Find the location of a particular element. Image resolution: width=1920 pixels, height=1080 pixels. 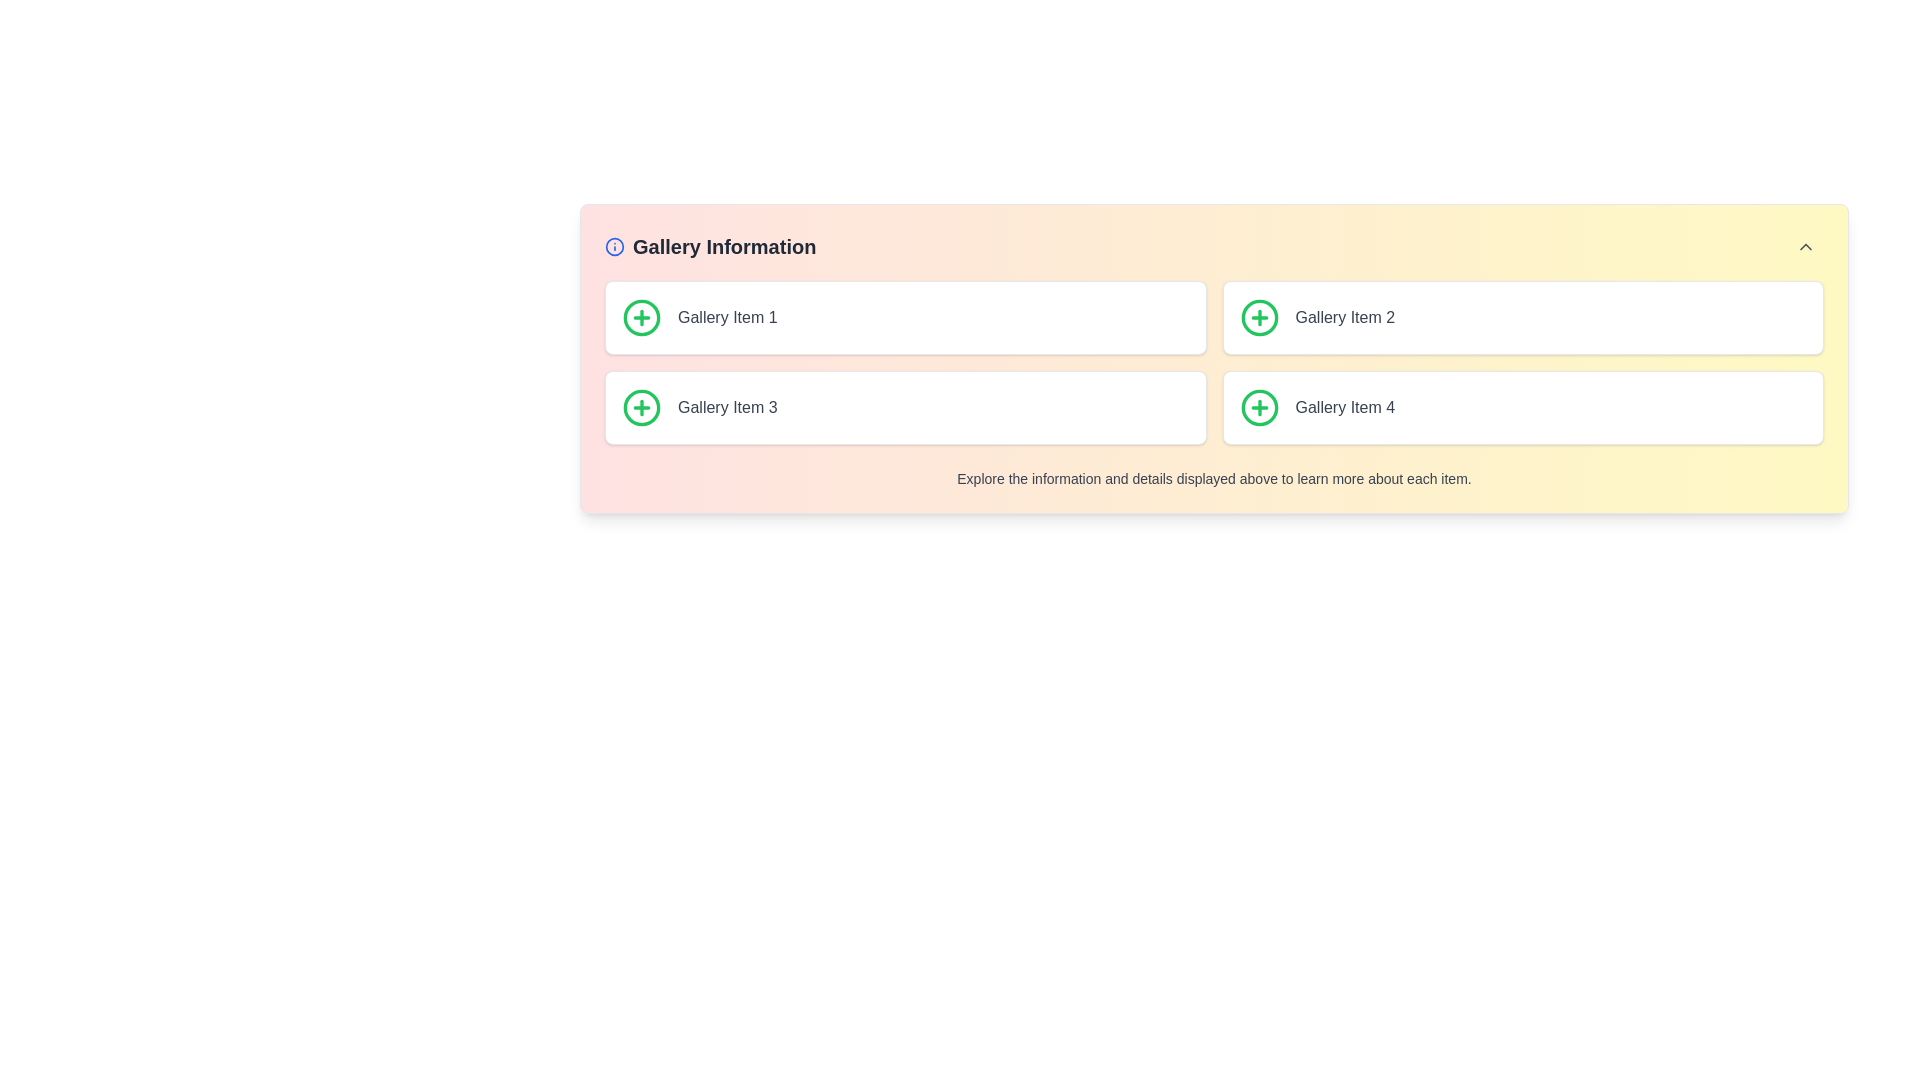

the 'Gallery Item 3' text label, which is centrally located in the second row, left column of the 2x2 grid under the 'Gallery Information' section is located at coordinates (726, 407).